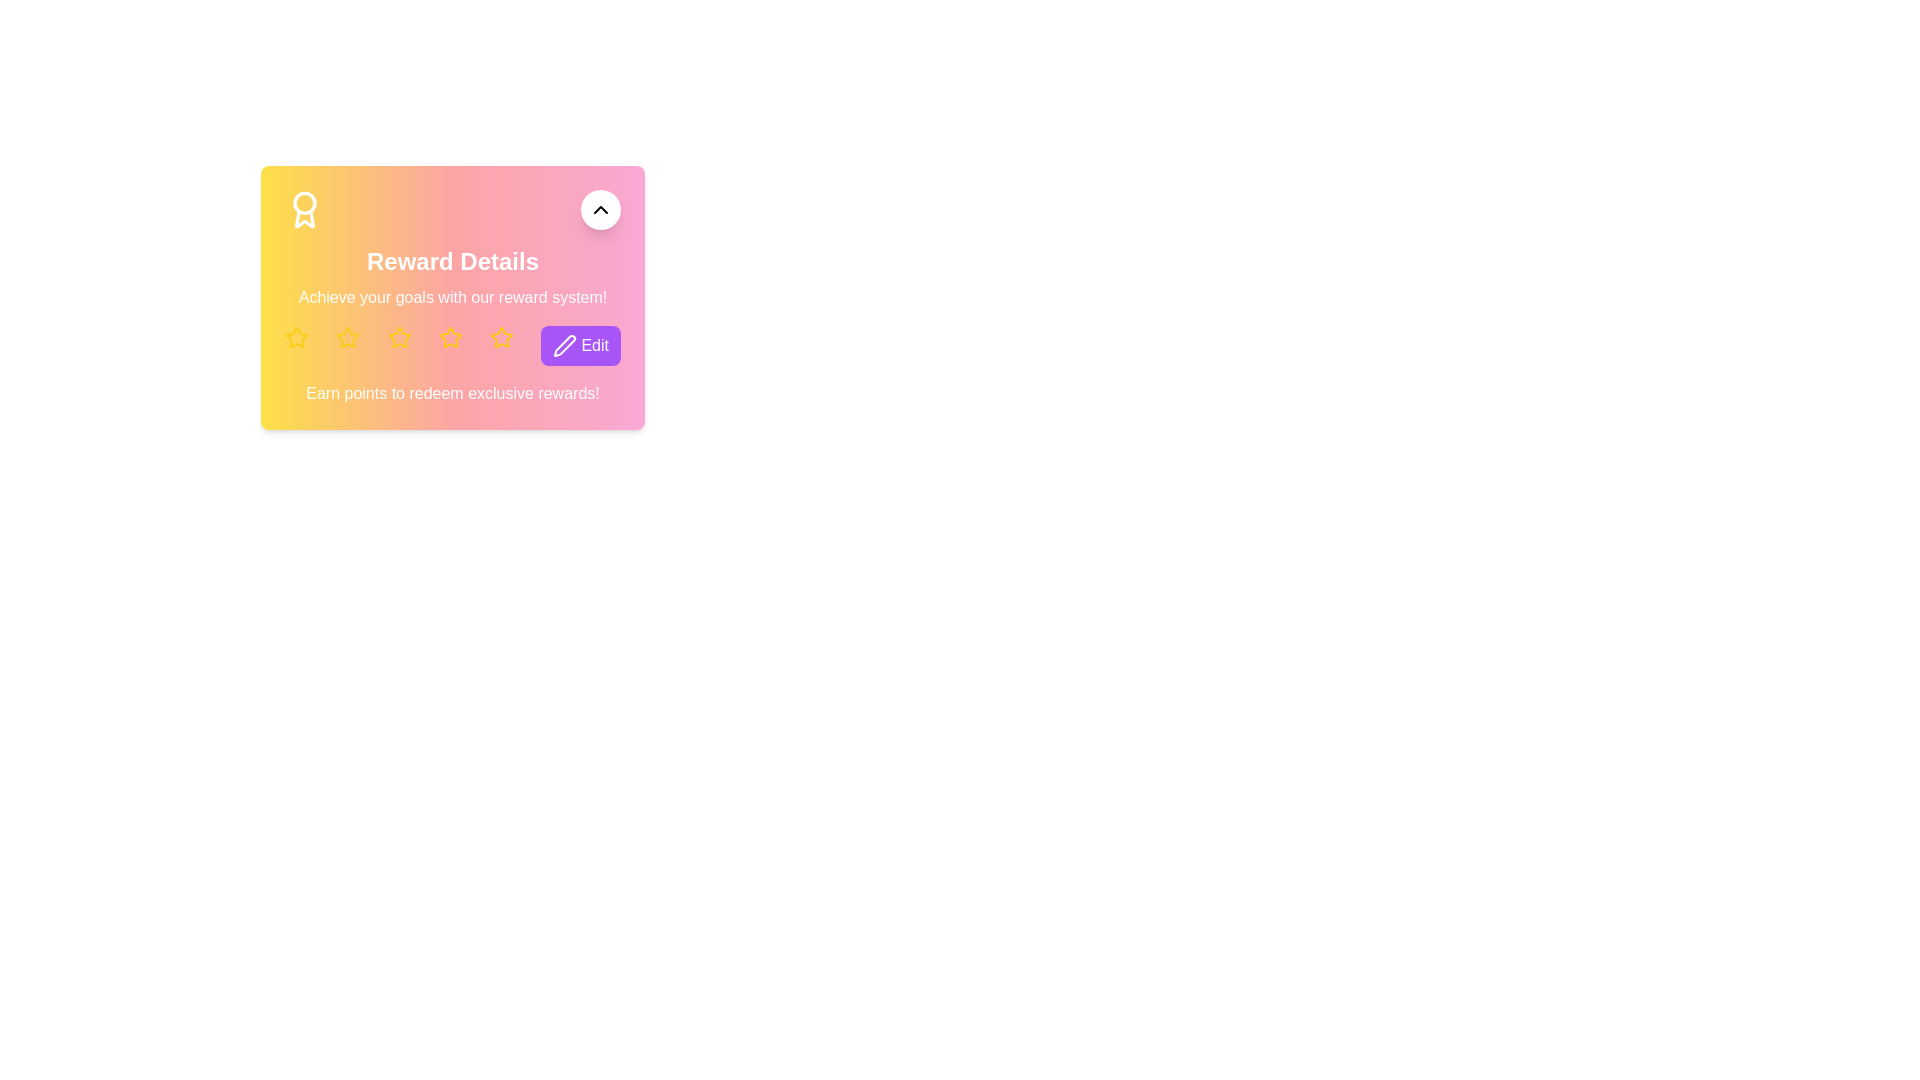  What do you see at coordinates (399, 337) in the screenshot?
I see `the third yellow star icon in the 'Reward Details' card` at bounding box center [399, 337].